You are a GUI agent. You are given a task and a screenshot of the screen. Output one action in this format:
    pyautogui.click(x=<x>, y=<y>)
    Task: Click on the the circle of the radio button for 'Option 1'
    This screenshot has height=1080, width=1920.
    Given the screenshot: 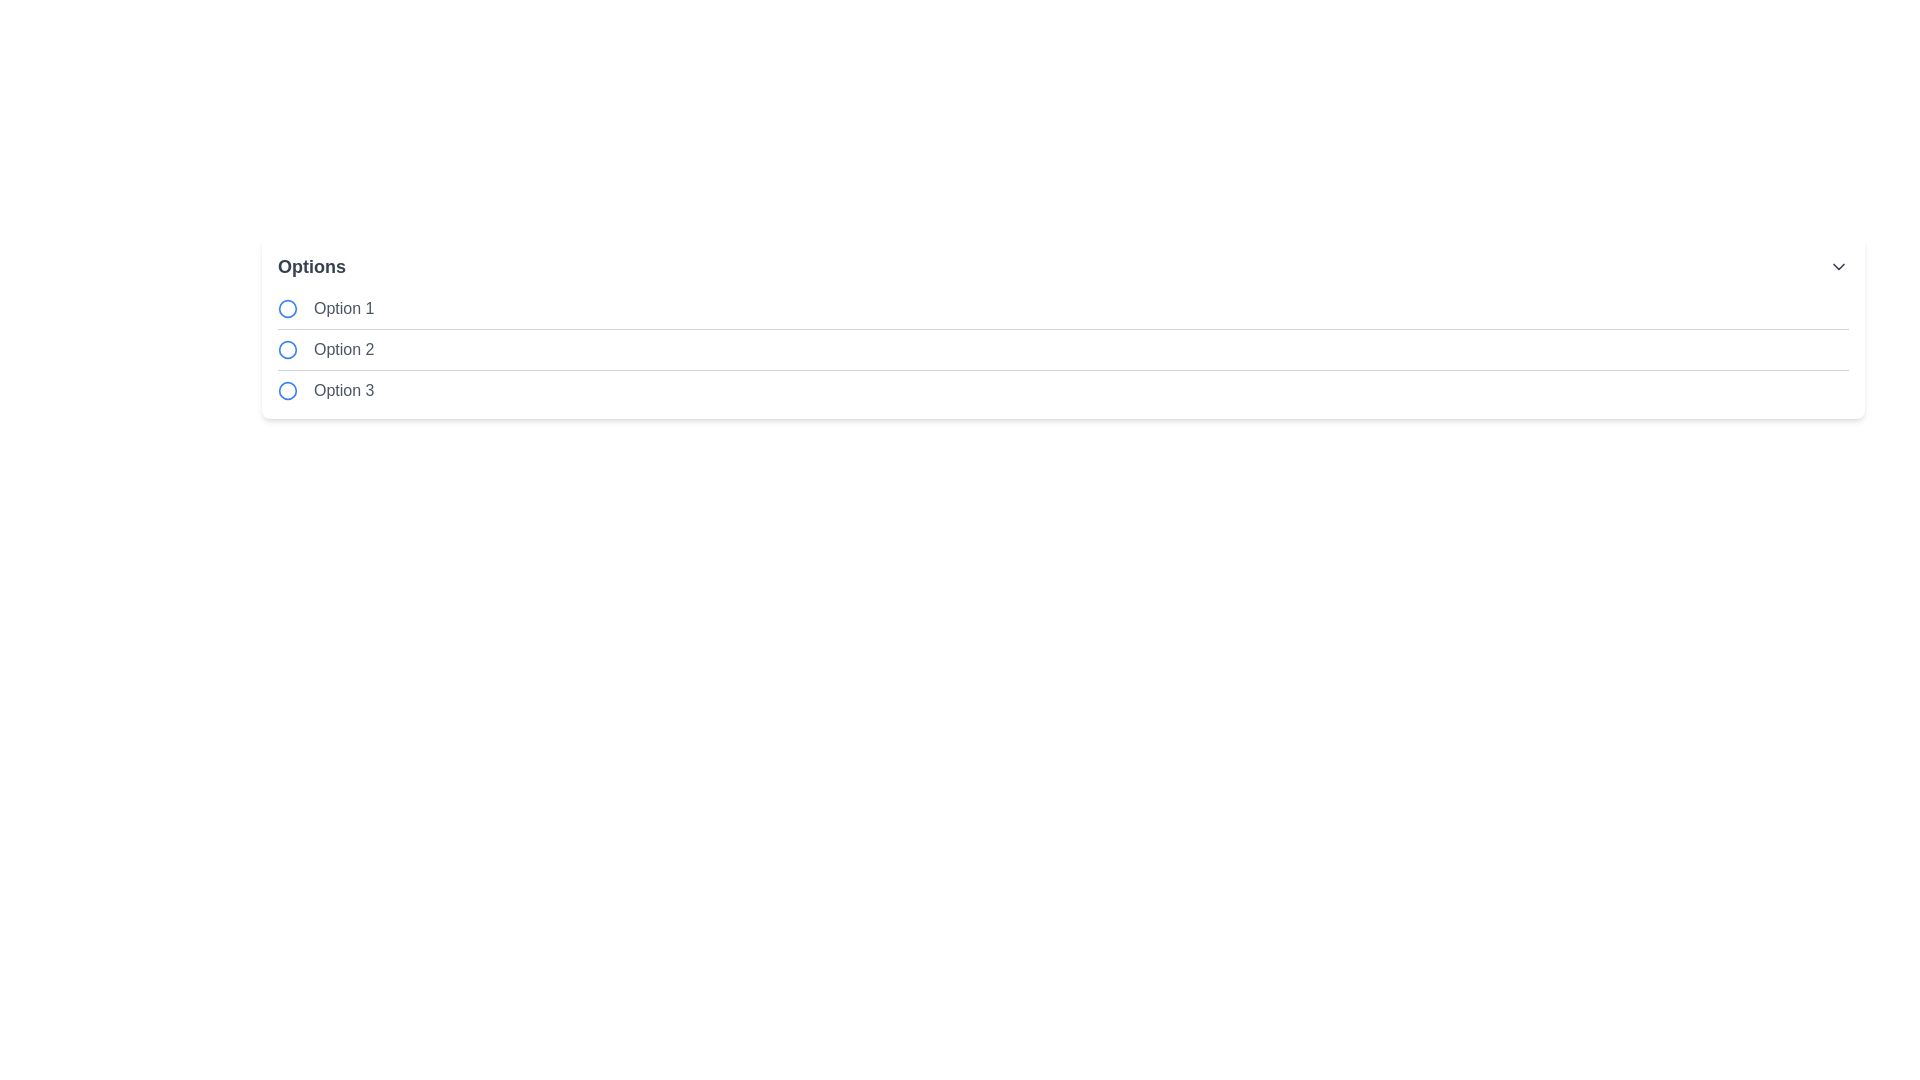 What is the action you would take?
    pyautogui.click(x=287, y=308)
    